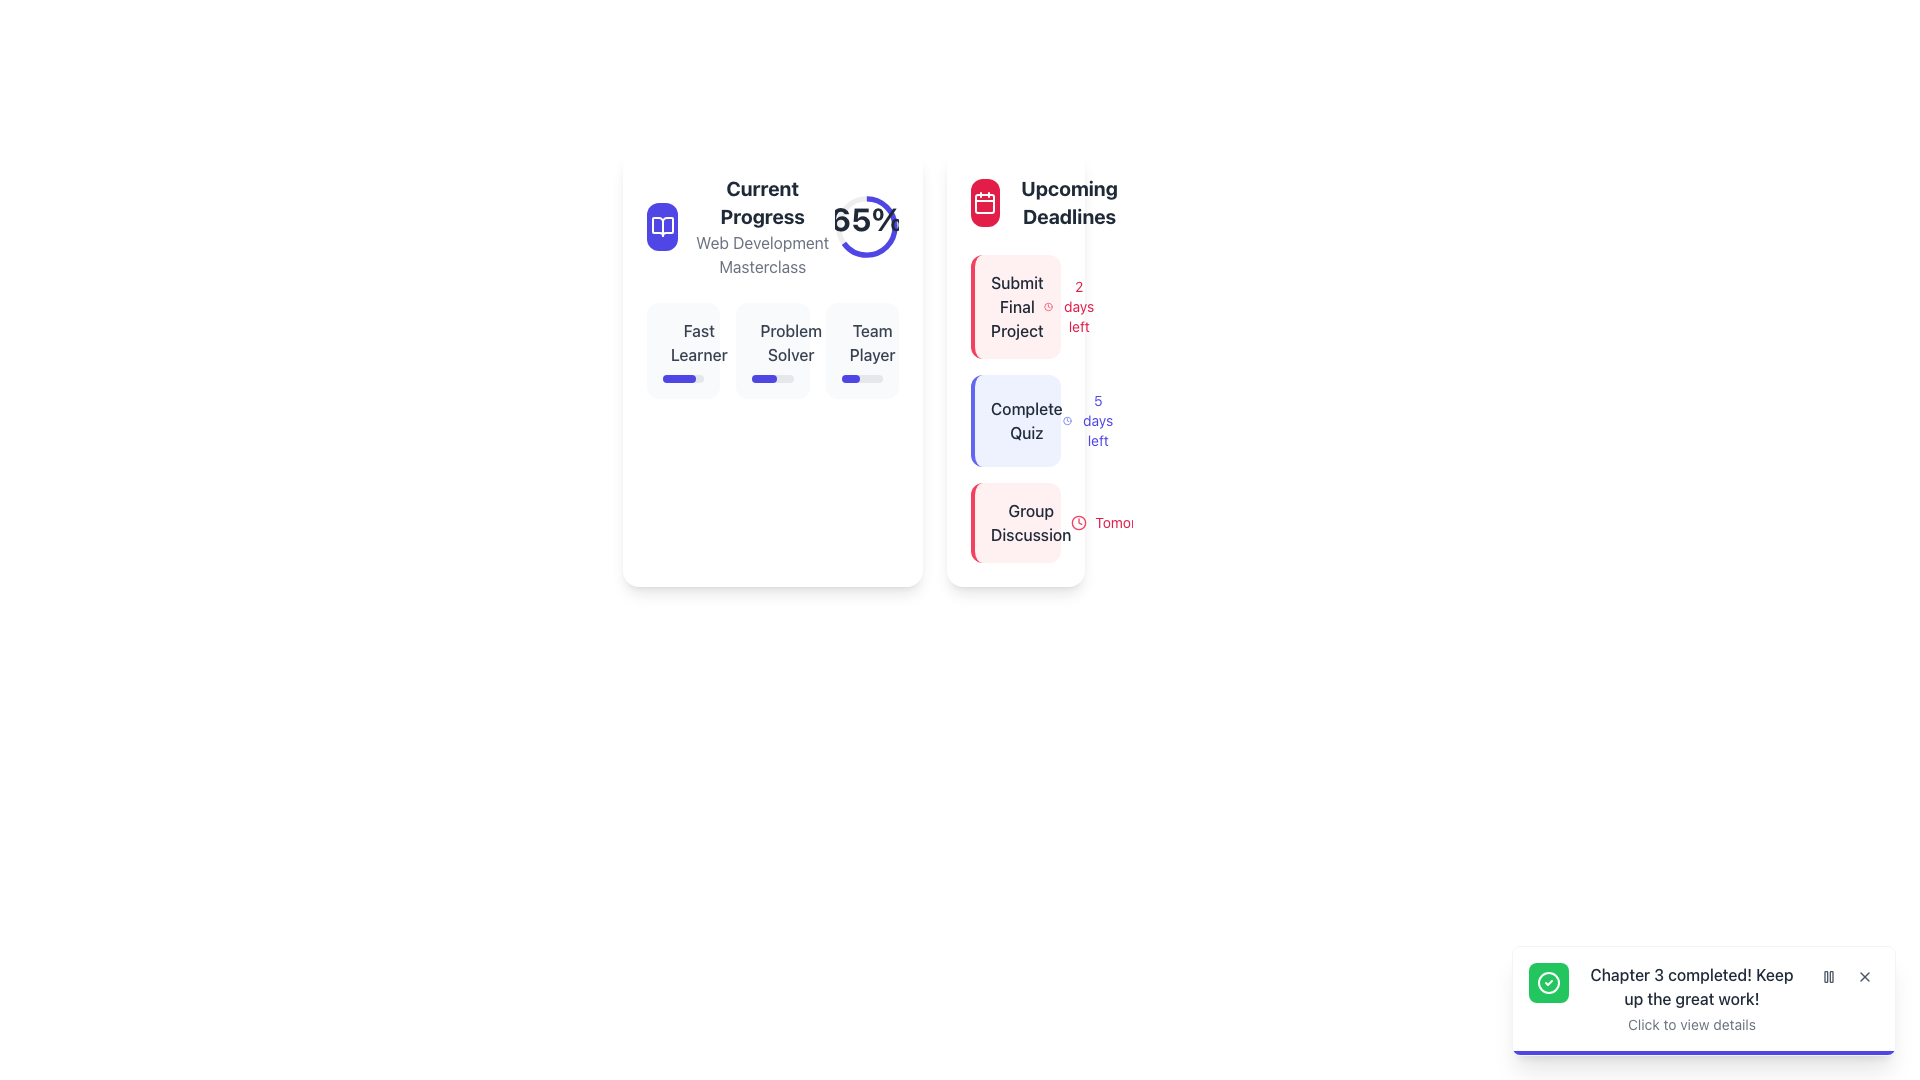  Describe the element at coordinates (1048, 203) in the screenshot. I see `the text information of the Section header that identifies upcoming deadlines, located in the right section of the interface` at that location.